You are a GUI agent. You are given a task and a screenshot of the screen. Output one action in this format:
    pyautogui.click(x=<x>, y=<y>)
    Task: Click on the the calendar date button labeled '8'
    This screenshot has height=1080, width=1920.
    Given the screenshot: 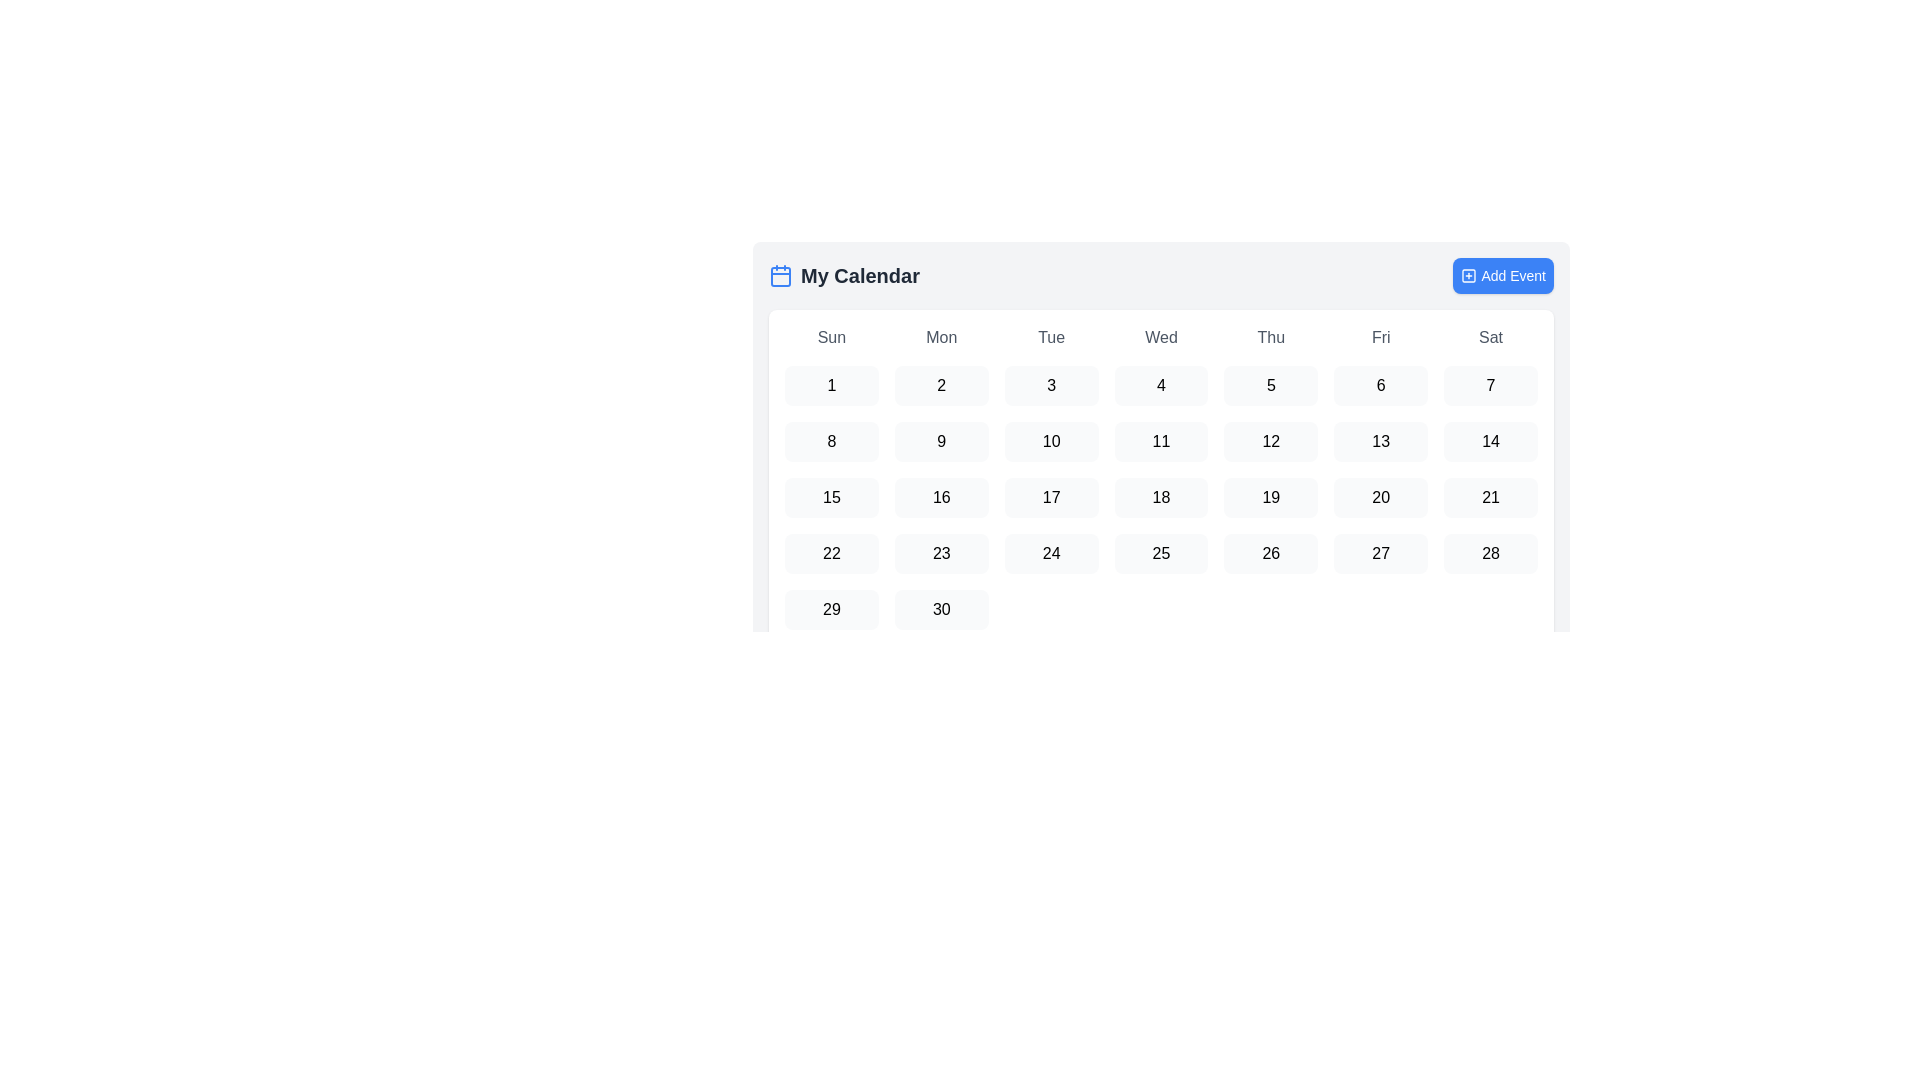 What is the action you would take?
    pyautogui.click(x=831, y=441)
    